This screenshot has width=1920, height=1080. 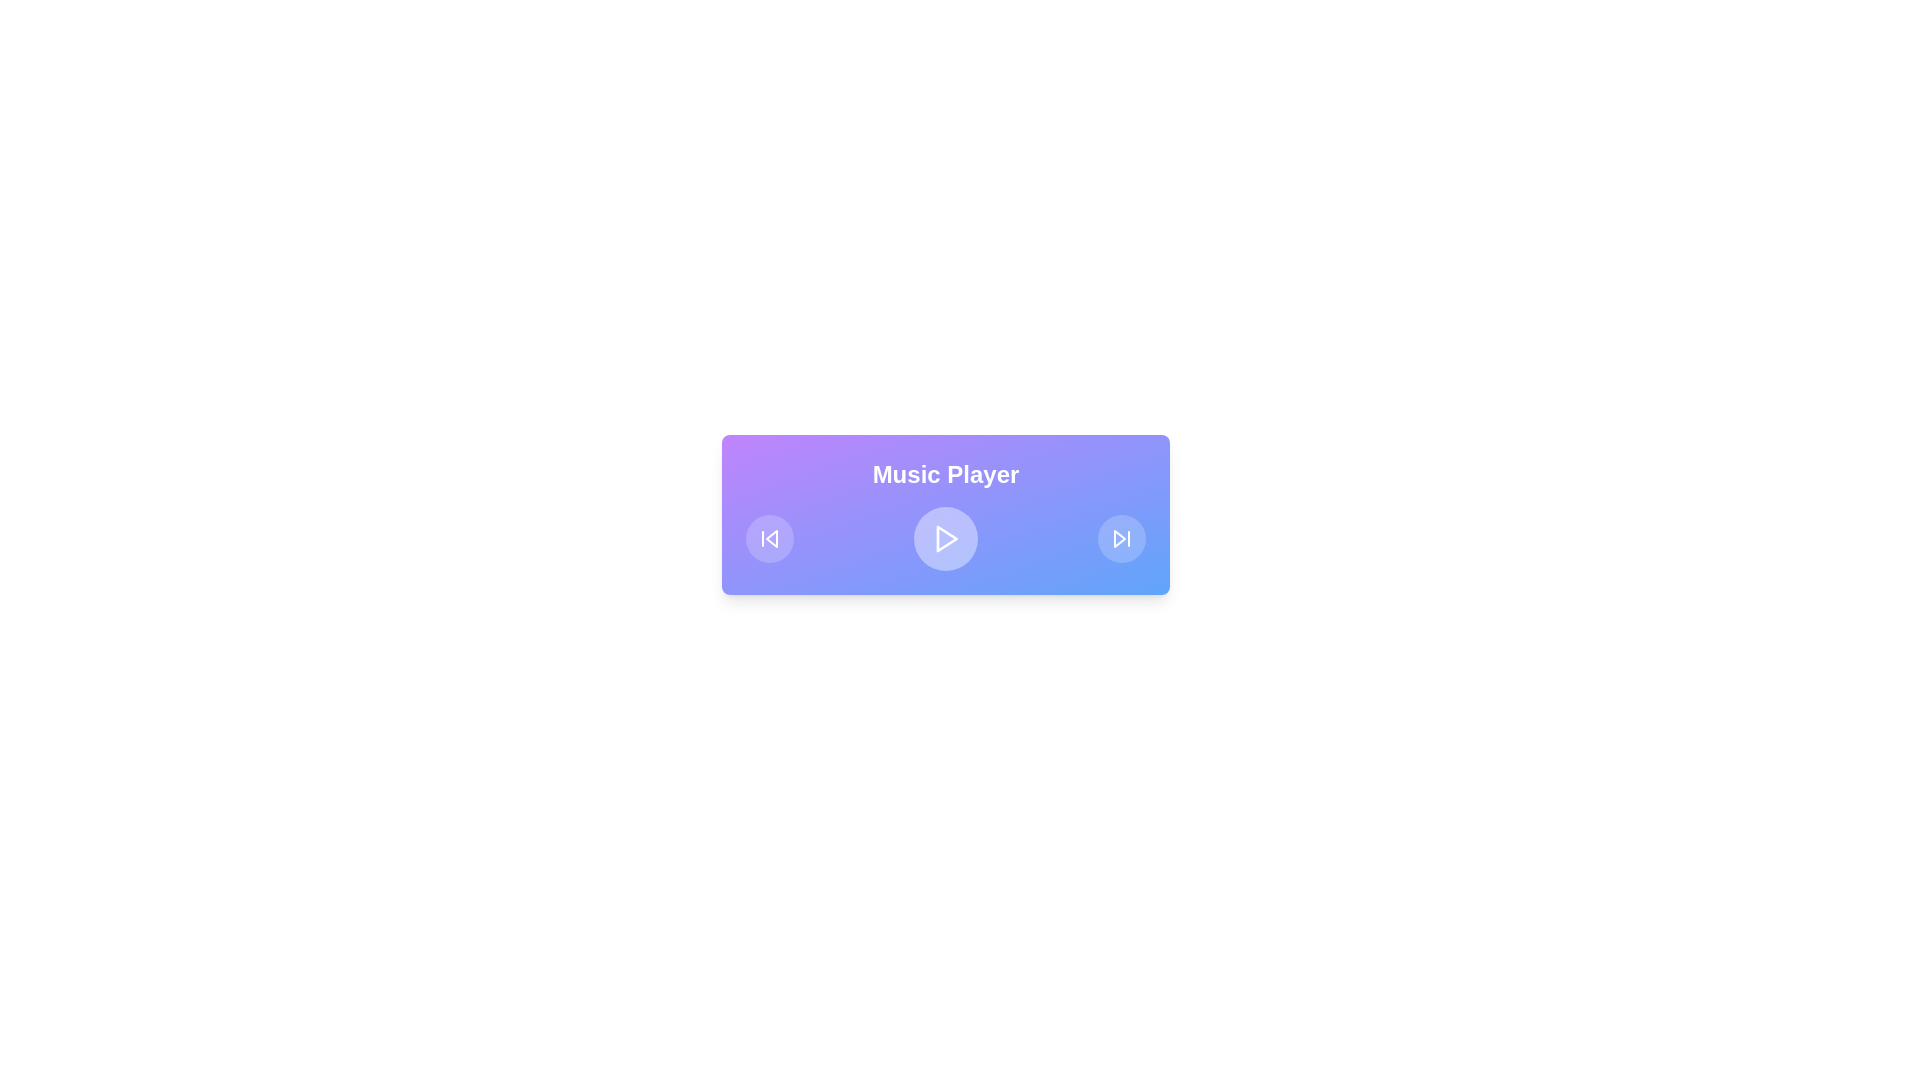 I want to click on the triangular play icon in the center of the media control interface to initiate playback, so click(x=946, y=538).